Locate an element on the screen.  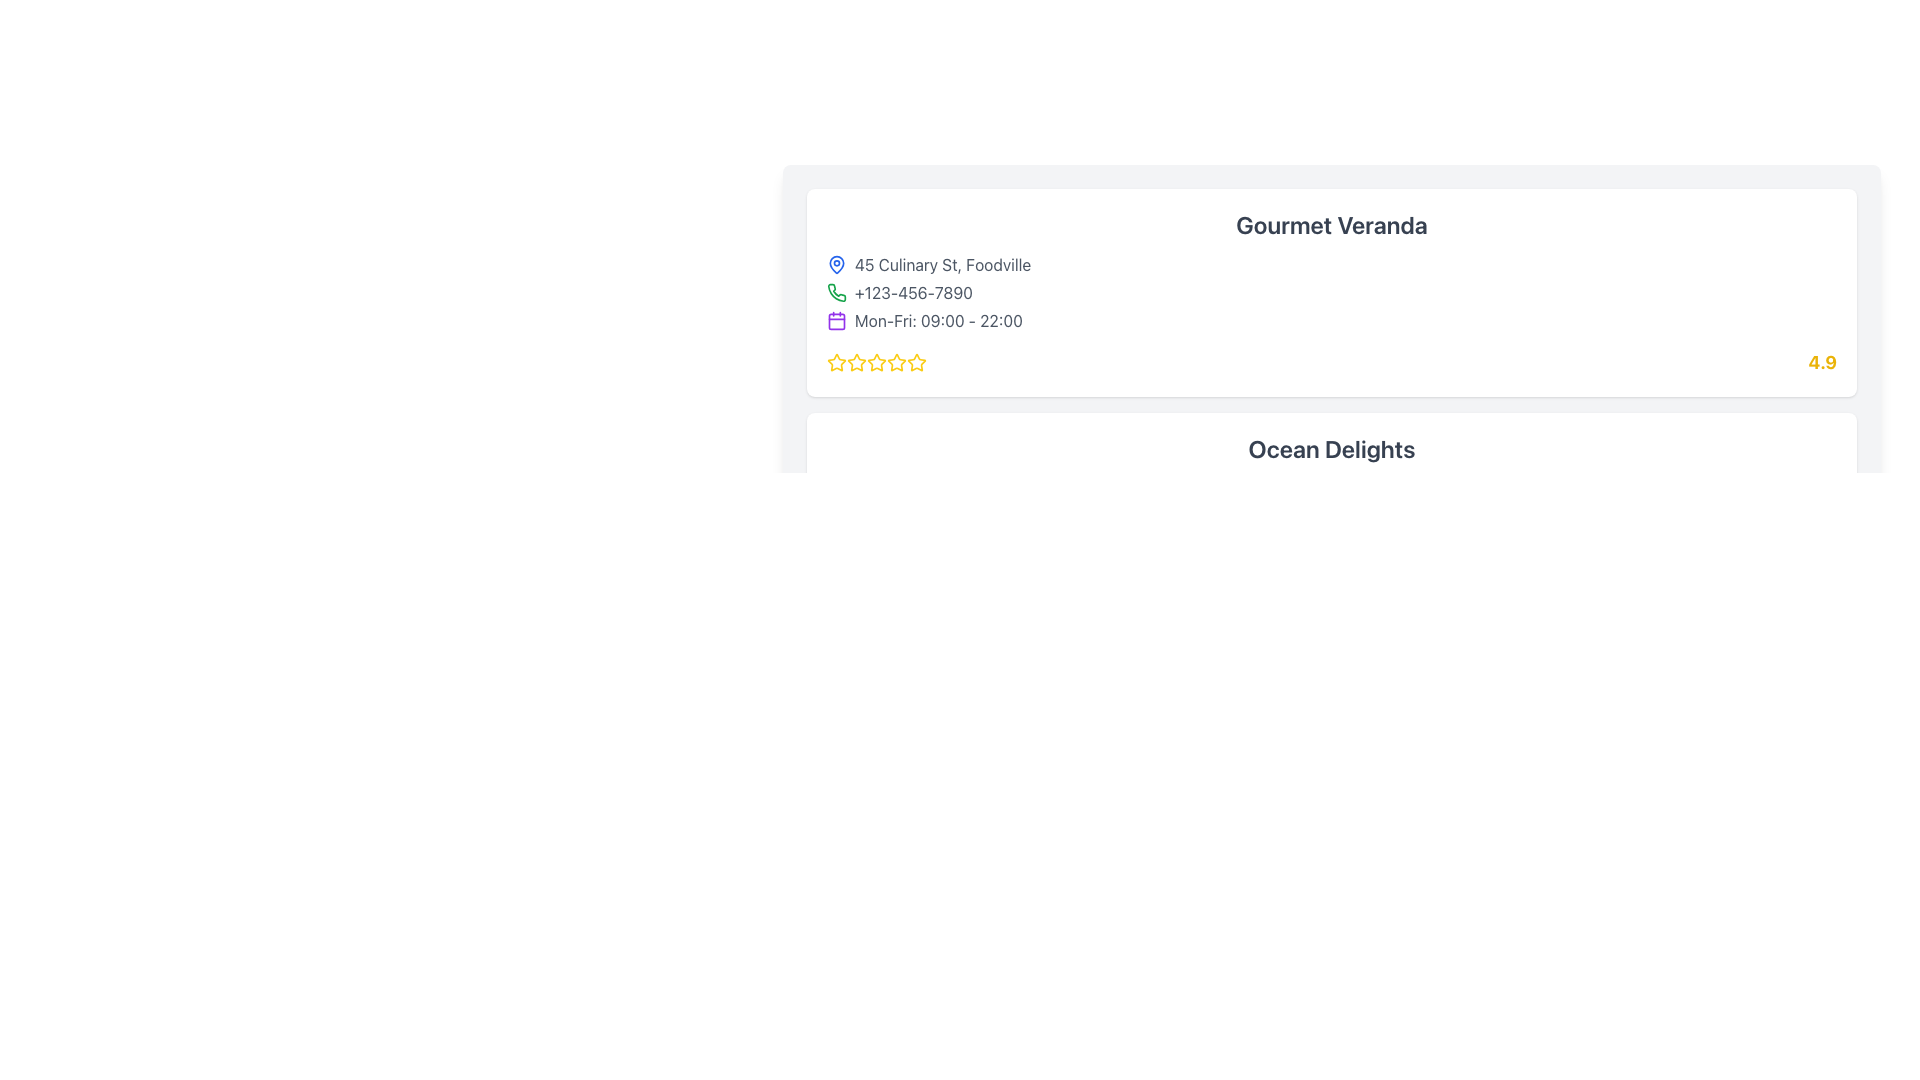
the first star icon in the rating system located under the address and contact information of 'Gourmet Veranda' is located at coordinates (836, 362).